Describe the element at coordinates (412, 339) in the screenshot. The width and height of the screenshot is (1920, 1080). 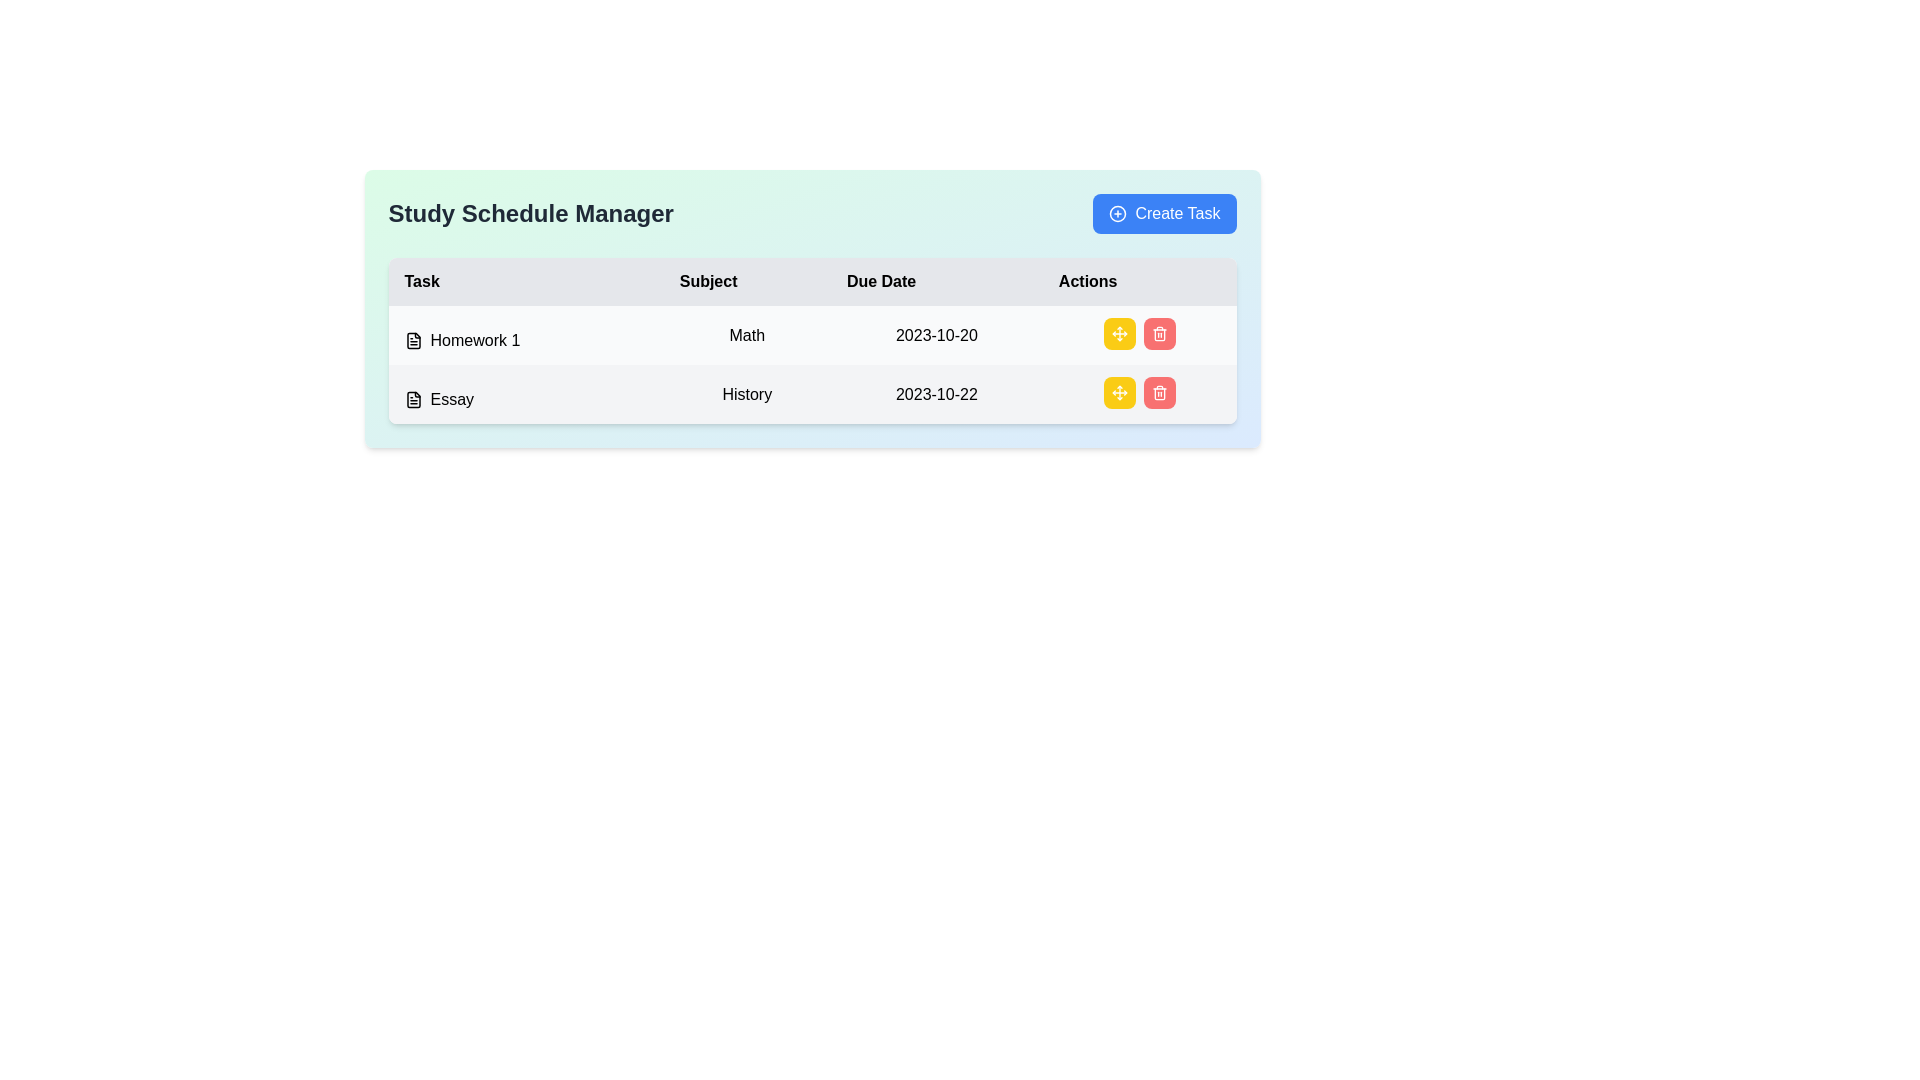
I see `the document icon representing 'Homework 1' in the 'Task' column of the 'Study Schedule Manager' section` at that location.